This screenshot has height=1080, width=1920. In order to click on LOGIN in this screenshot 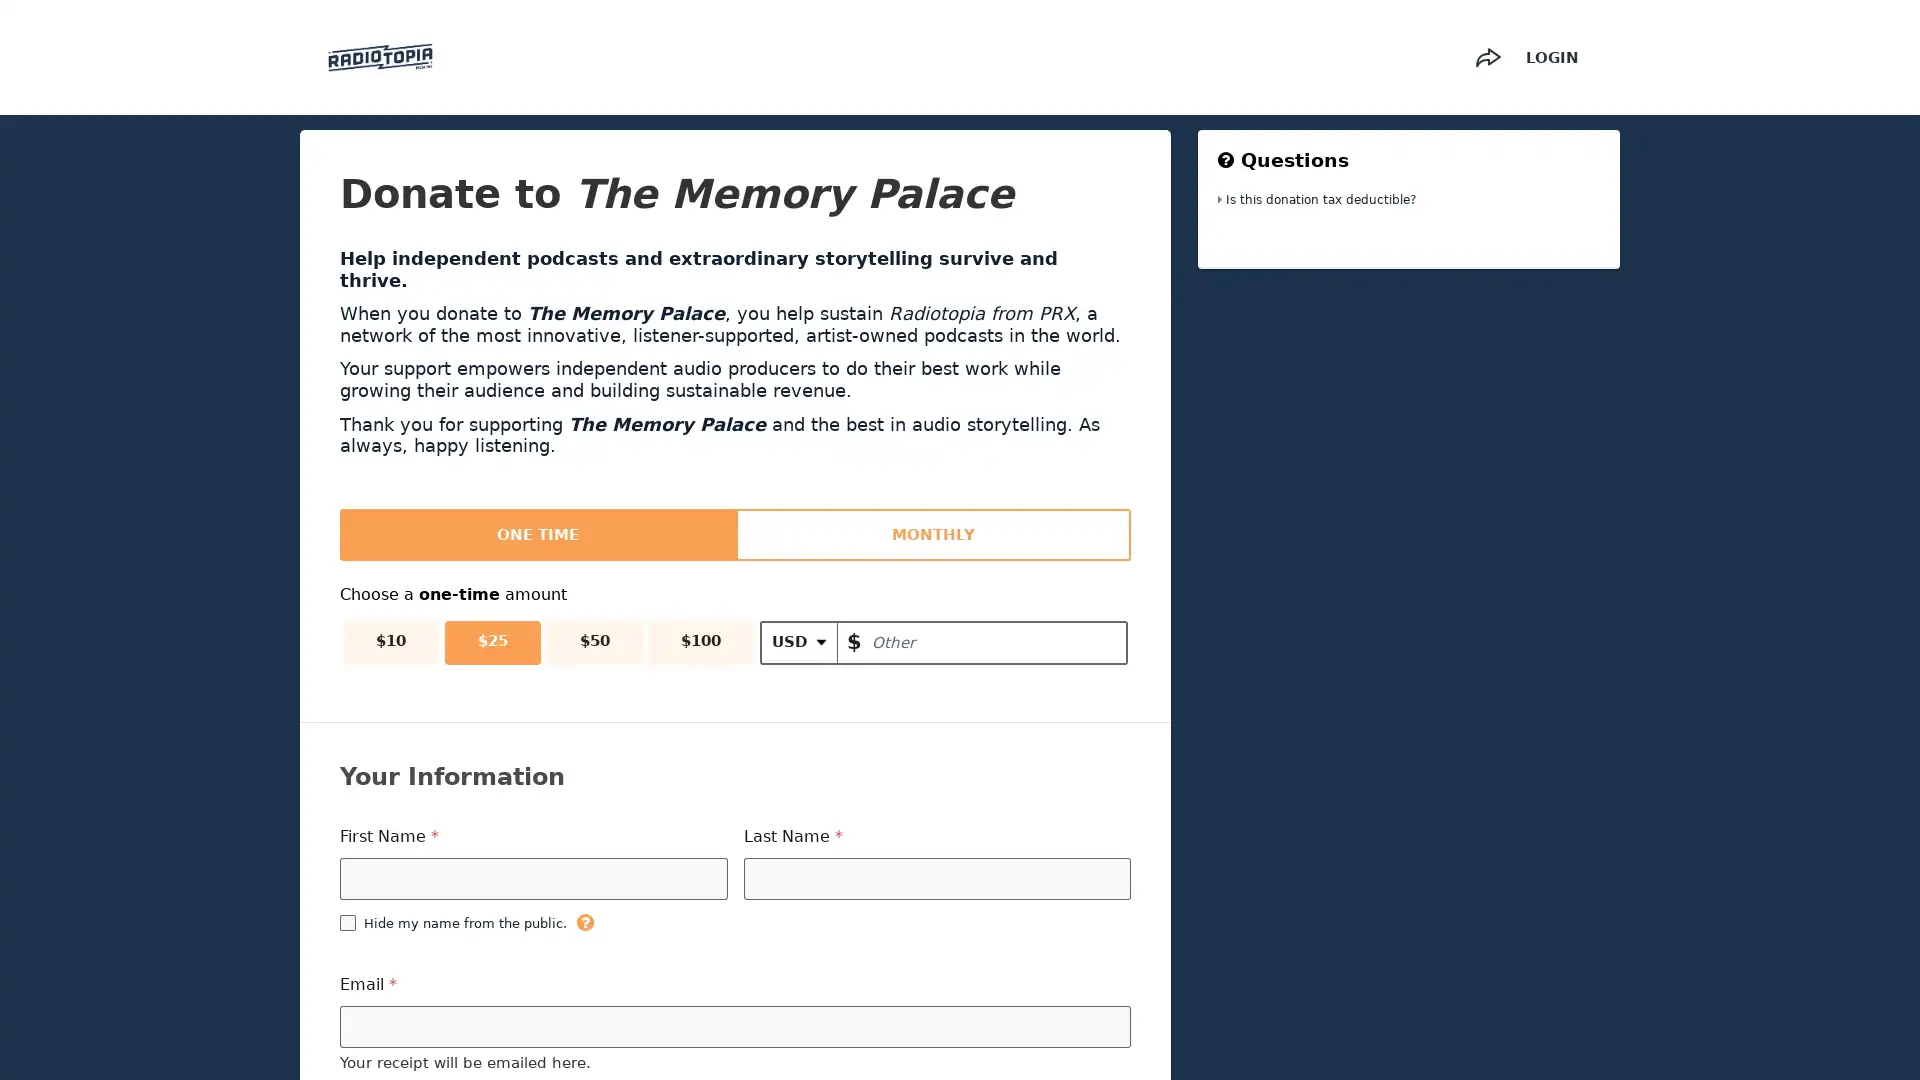, I will do `click(1555, 56)`.